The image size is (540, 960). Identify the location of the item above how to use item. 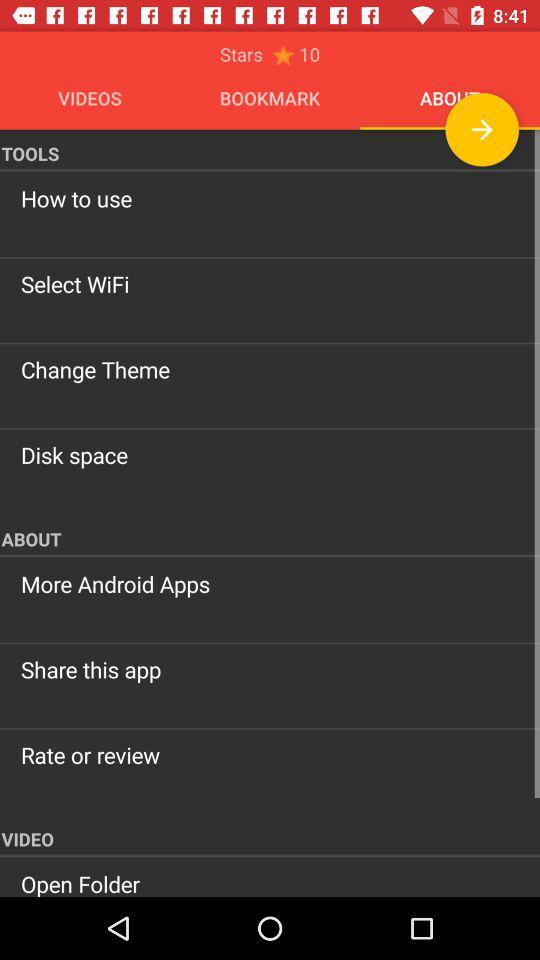
(481, 128).